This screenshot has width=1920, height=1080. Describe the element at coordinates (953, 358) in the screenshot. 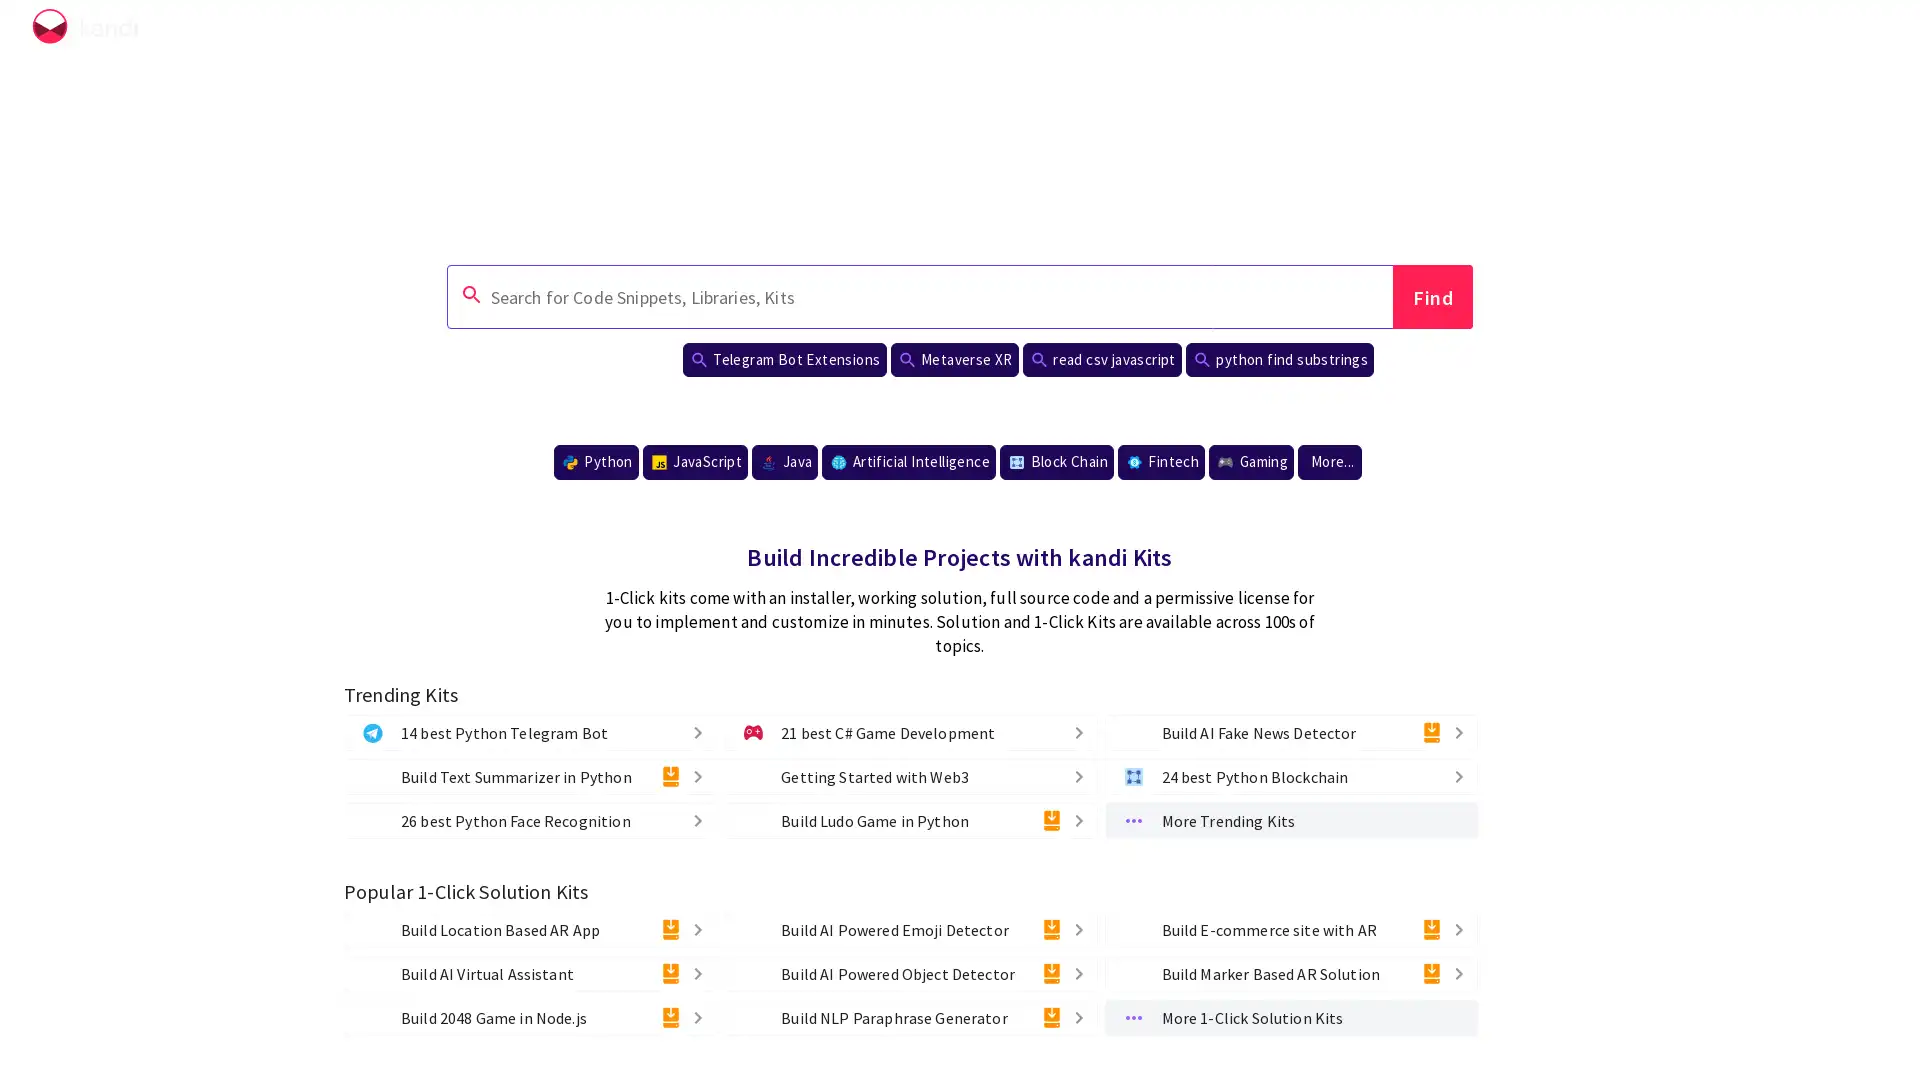

I see `search icon Metaverse XR` at that location.